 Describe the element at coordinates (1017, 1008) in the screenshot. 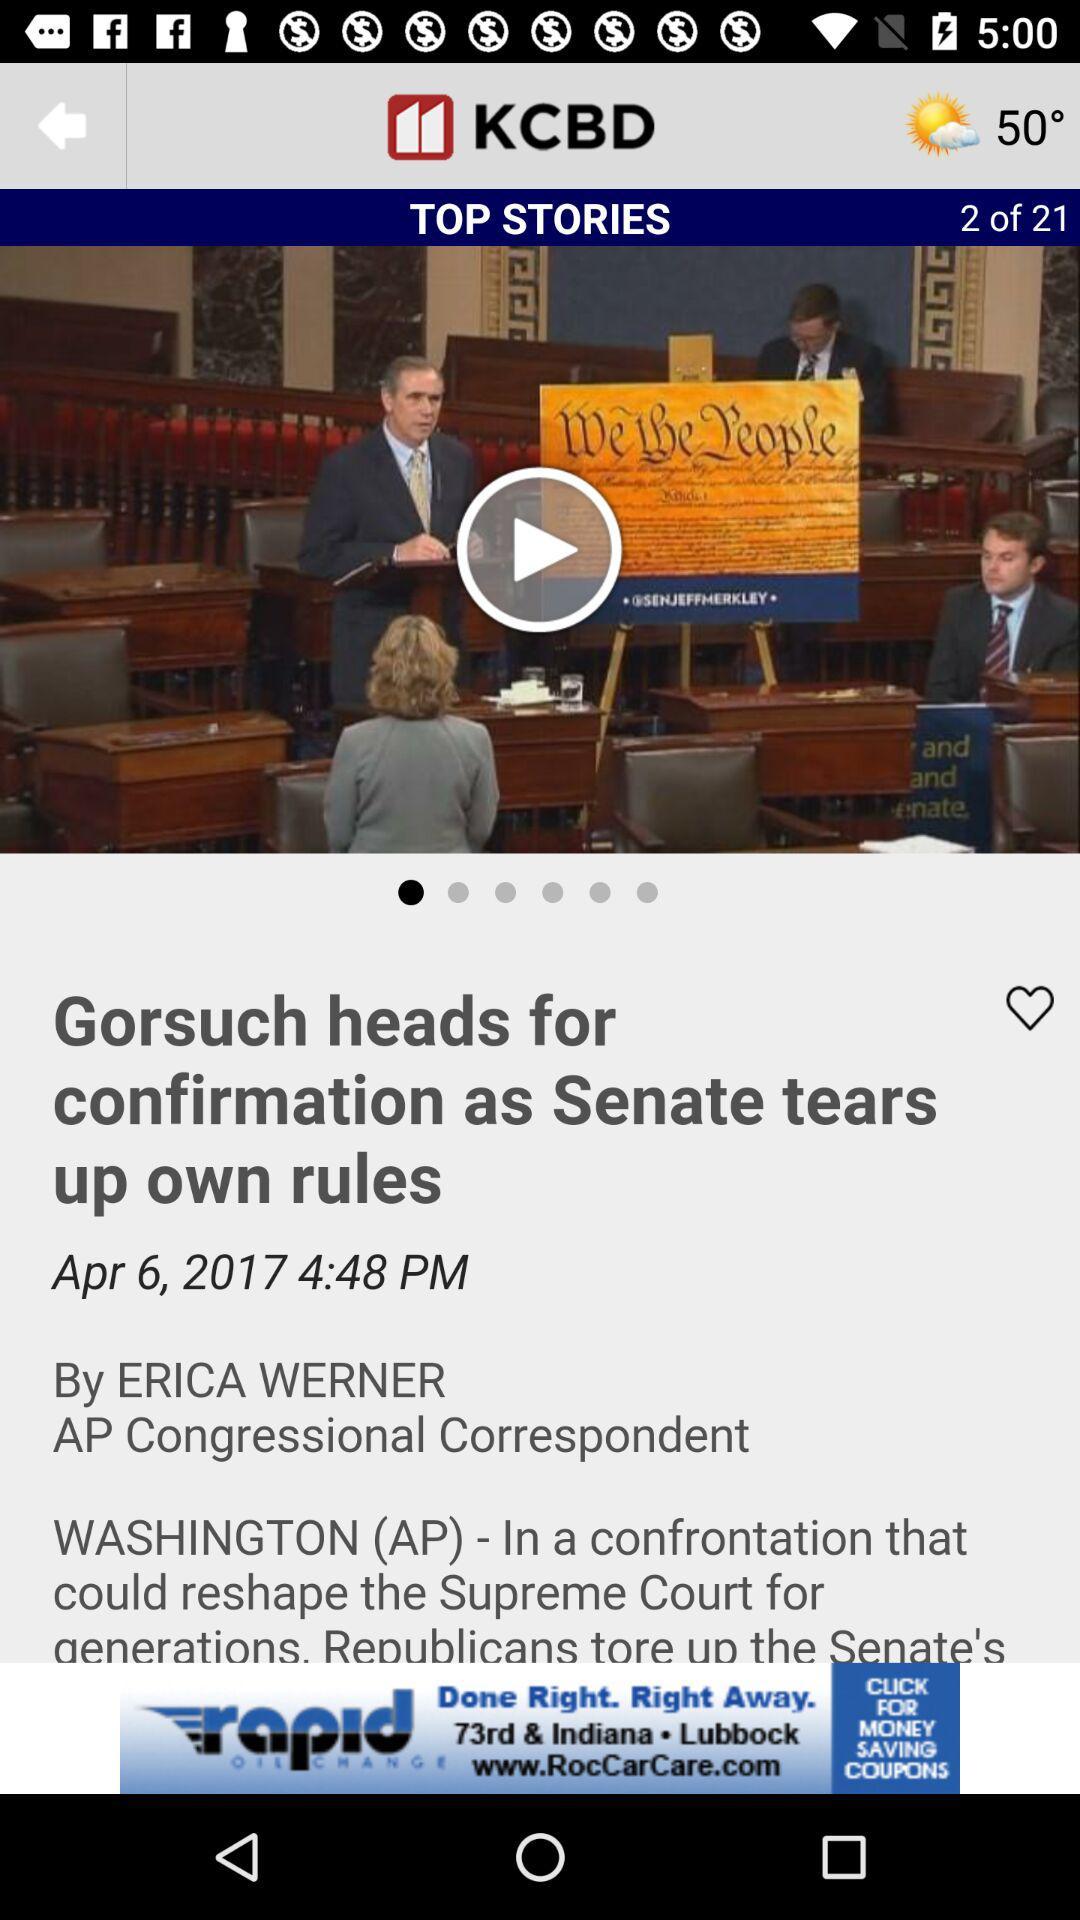

I see `like article` at that location.